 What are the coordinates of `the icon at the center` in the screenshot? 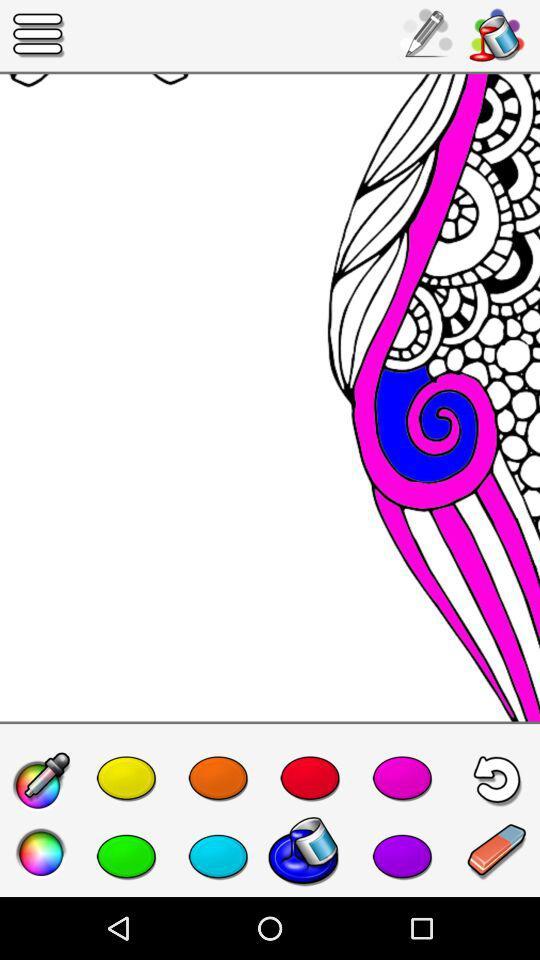 It's located at (270, 396).